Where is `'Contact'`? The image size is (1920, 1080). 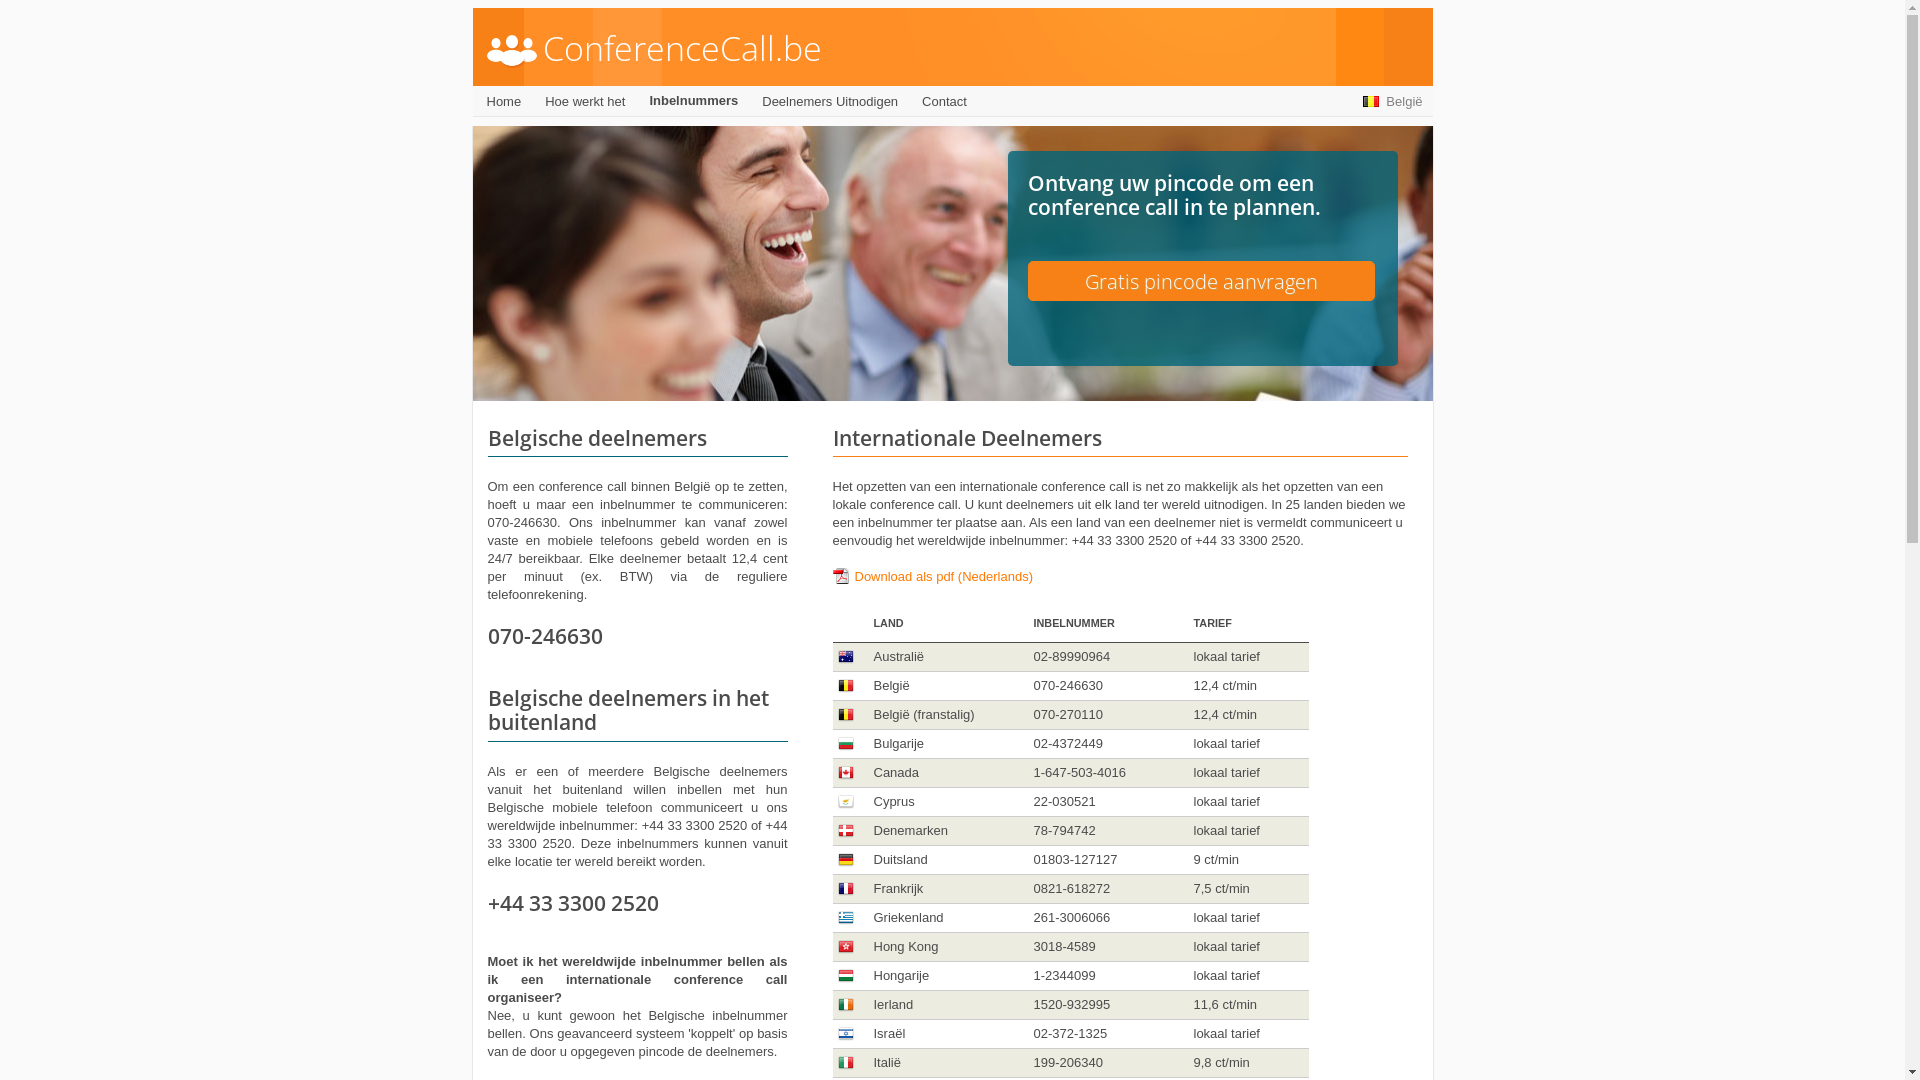 'Contact' is located at coordinates (943, 101).